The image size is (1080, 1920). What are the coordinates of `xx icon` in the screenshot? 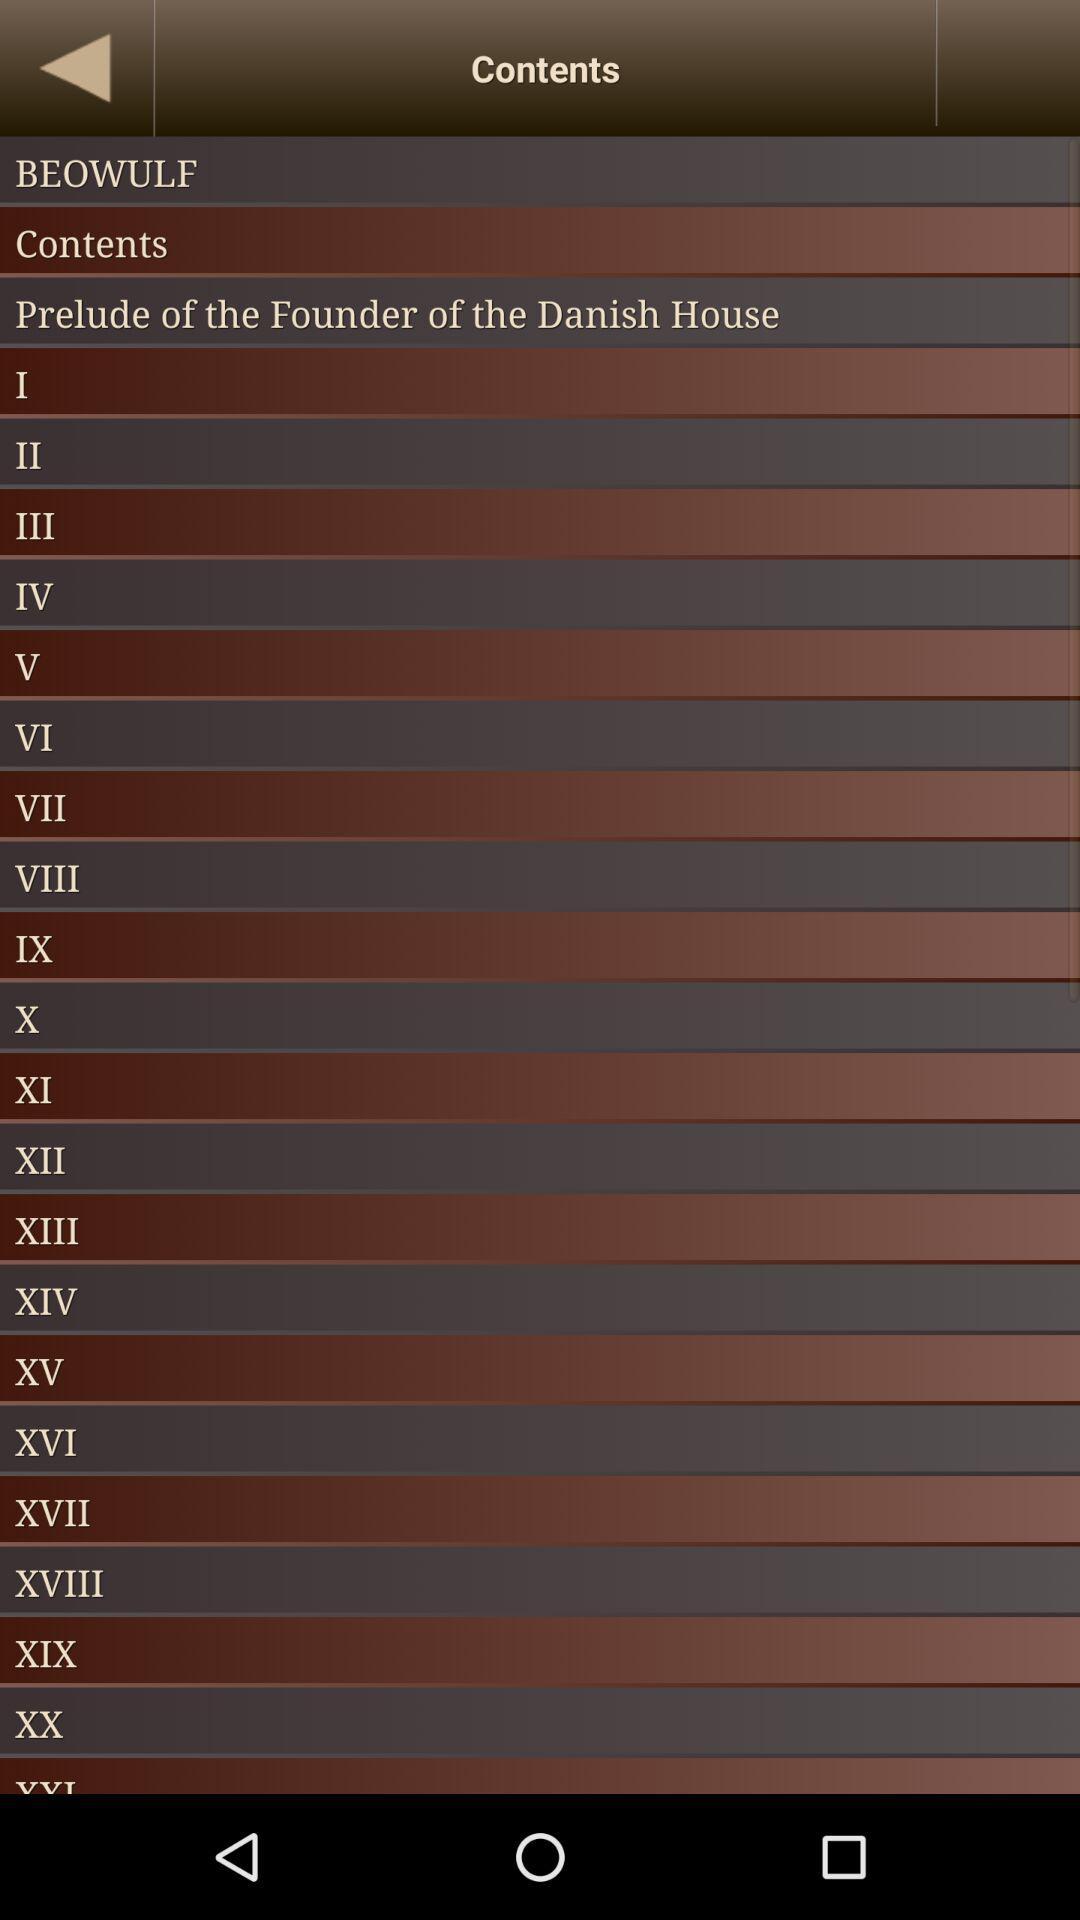 It's located at (540, 1722).